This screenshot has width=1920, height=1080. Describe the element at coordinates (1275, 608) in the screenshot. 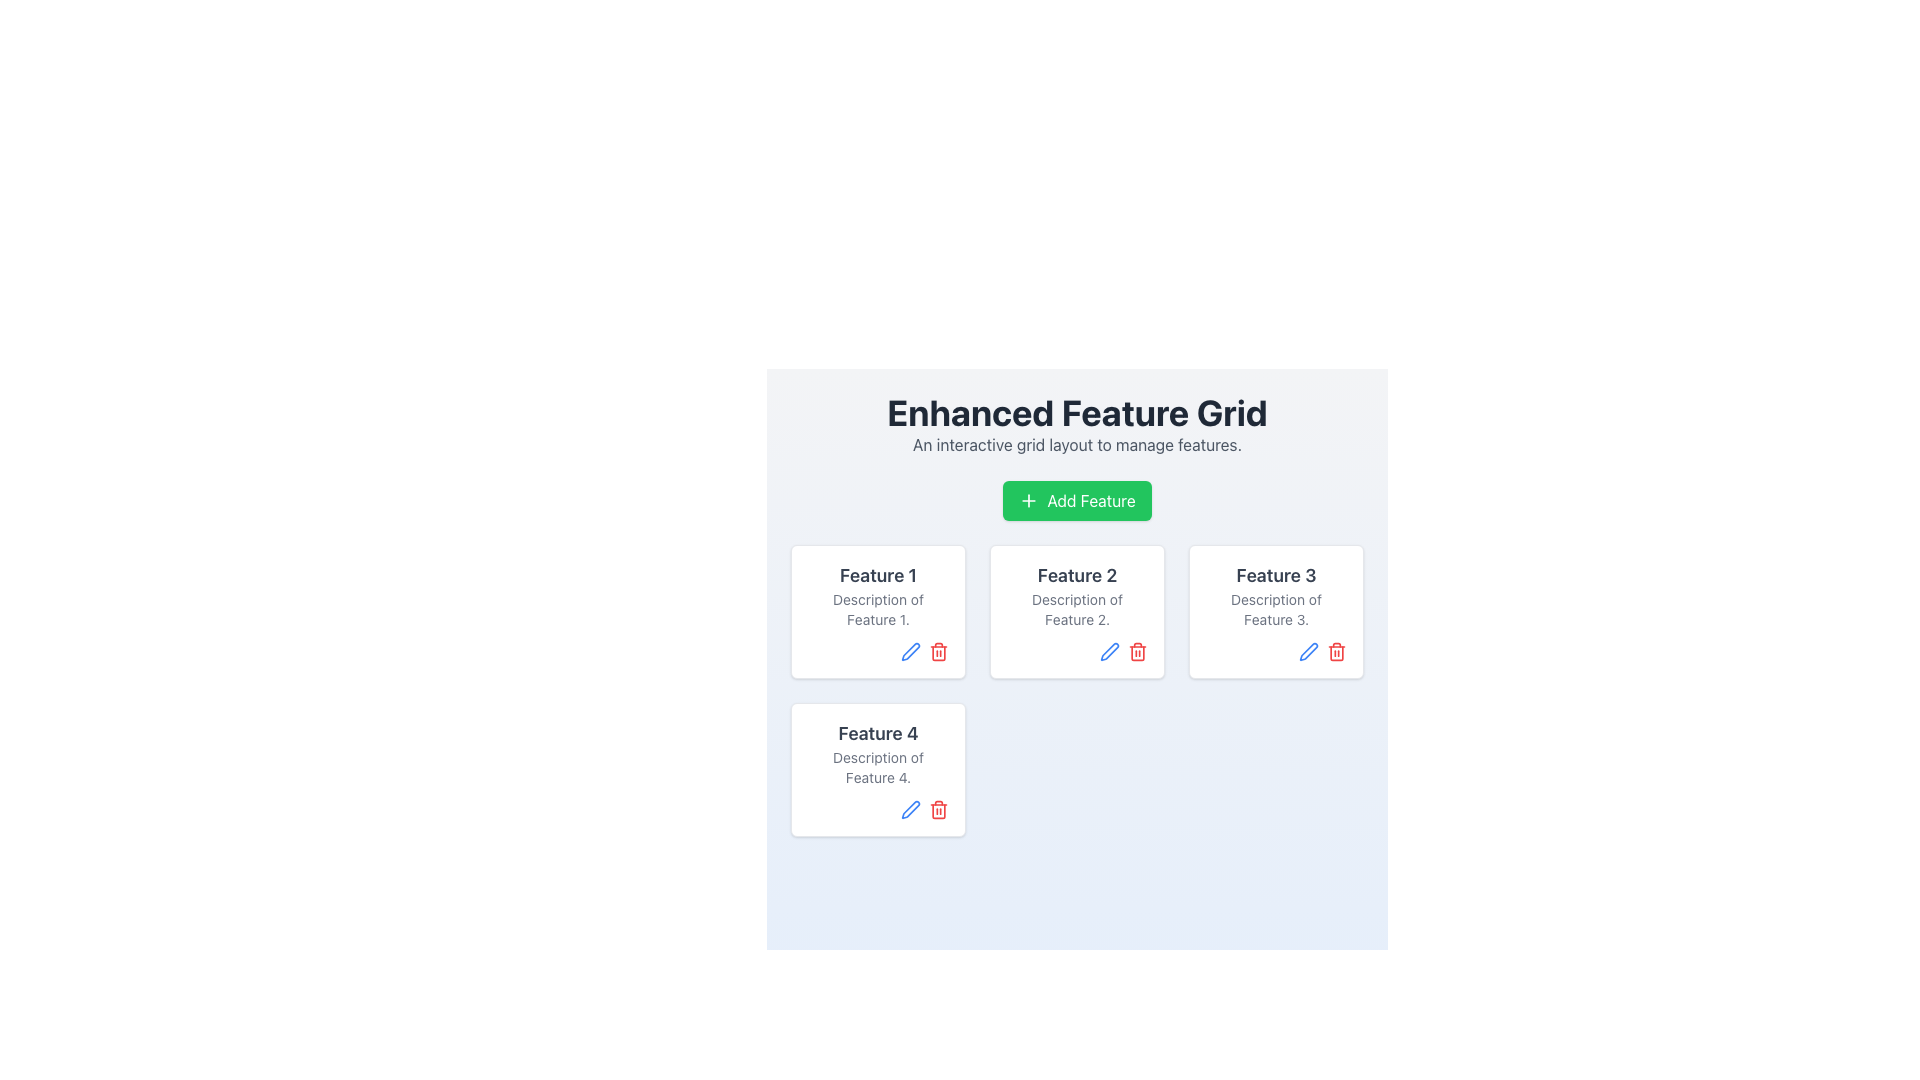

I see `the text label displaying 'Description of Feature 3.' which is styled in small, gray text located below the 'Feature 3' header within the third card in the top right of the grid layout` at that location.